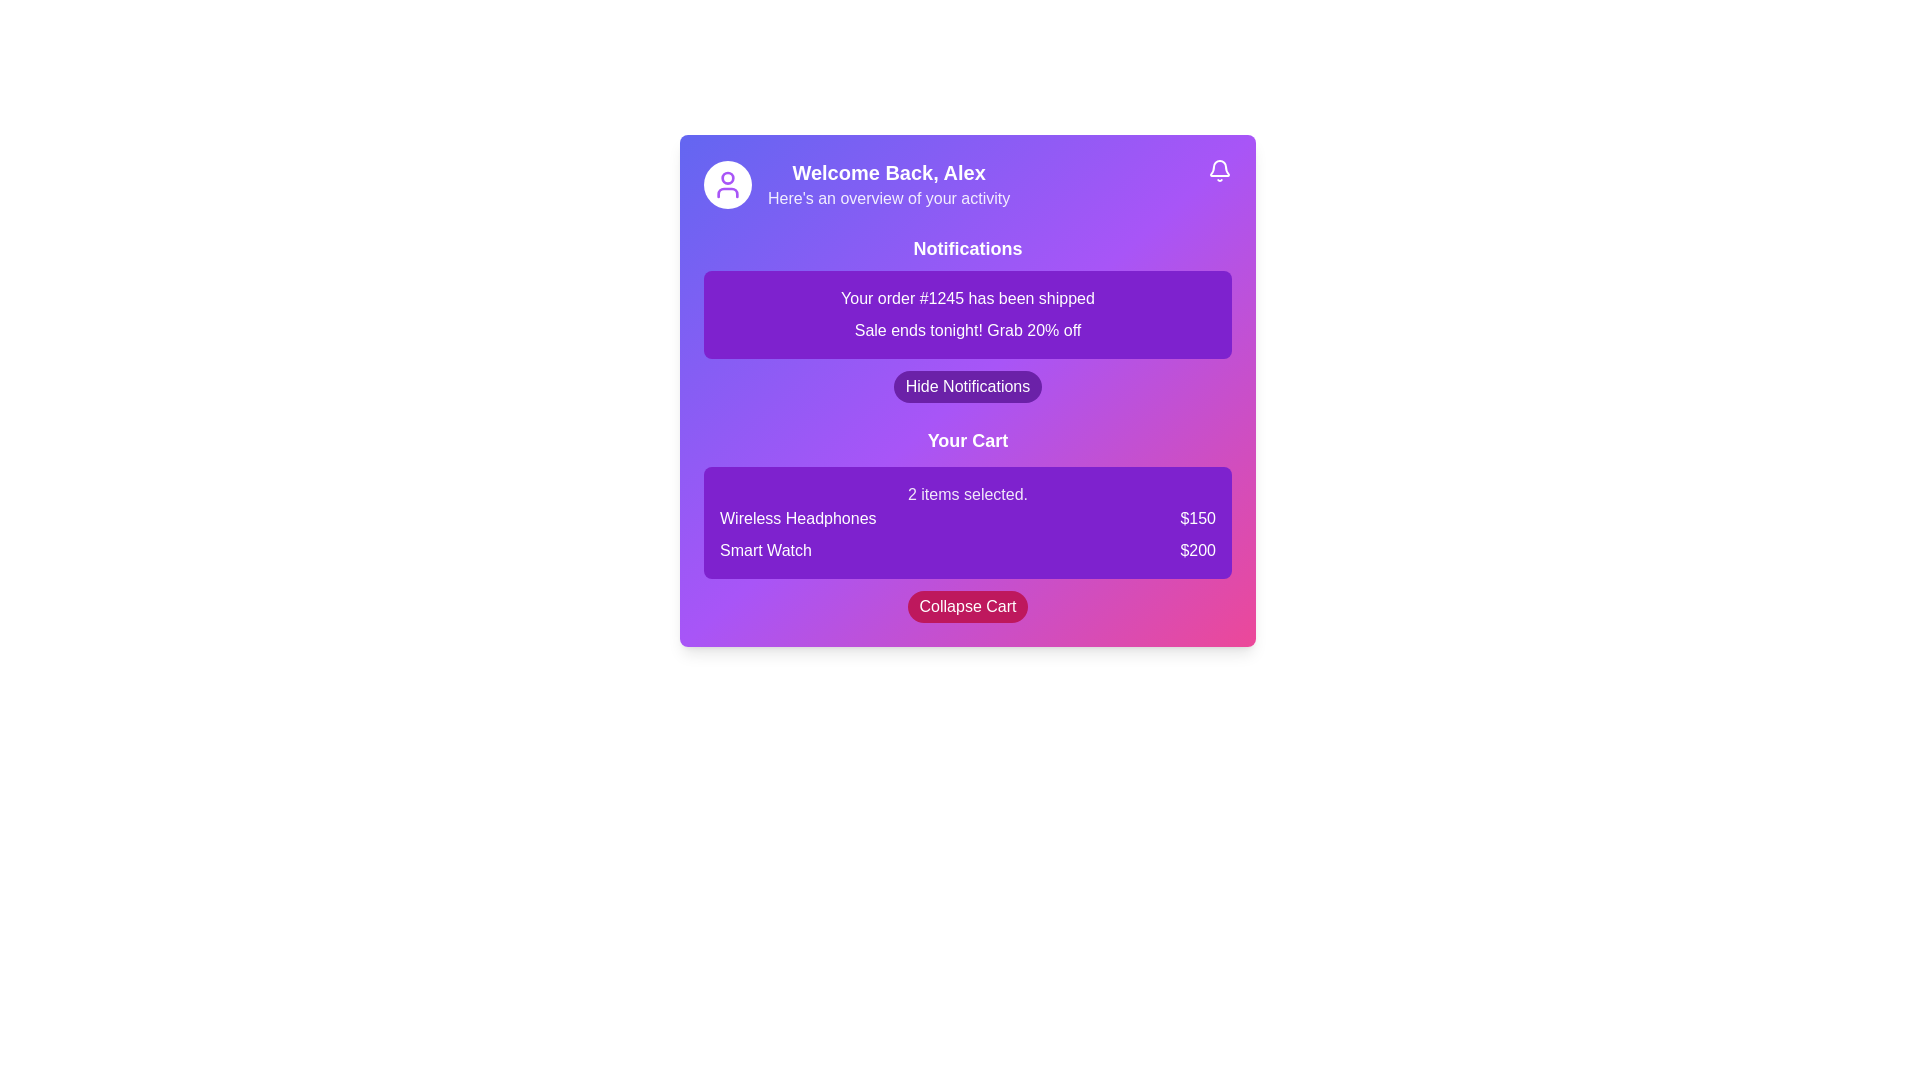  What do you see at coordinates (968, 315) in the screenshot?
I see `the Notification box with a purple background containing the text 'Your order #1245 has been shipped' and 'Sale ends tonight! Grab 20% off' for reference` at bounding box center [968, 315].